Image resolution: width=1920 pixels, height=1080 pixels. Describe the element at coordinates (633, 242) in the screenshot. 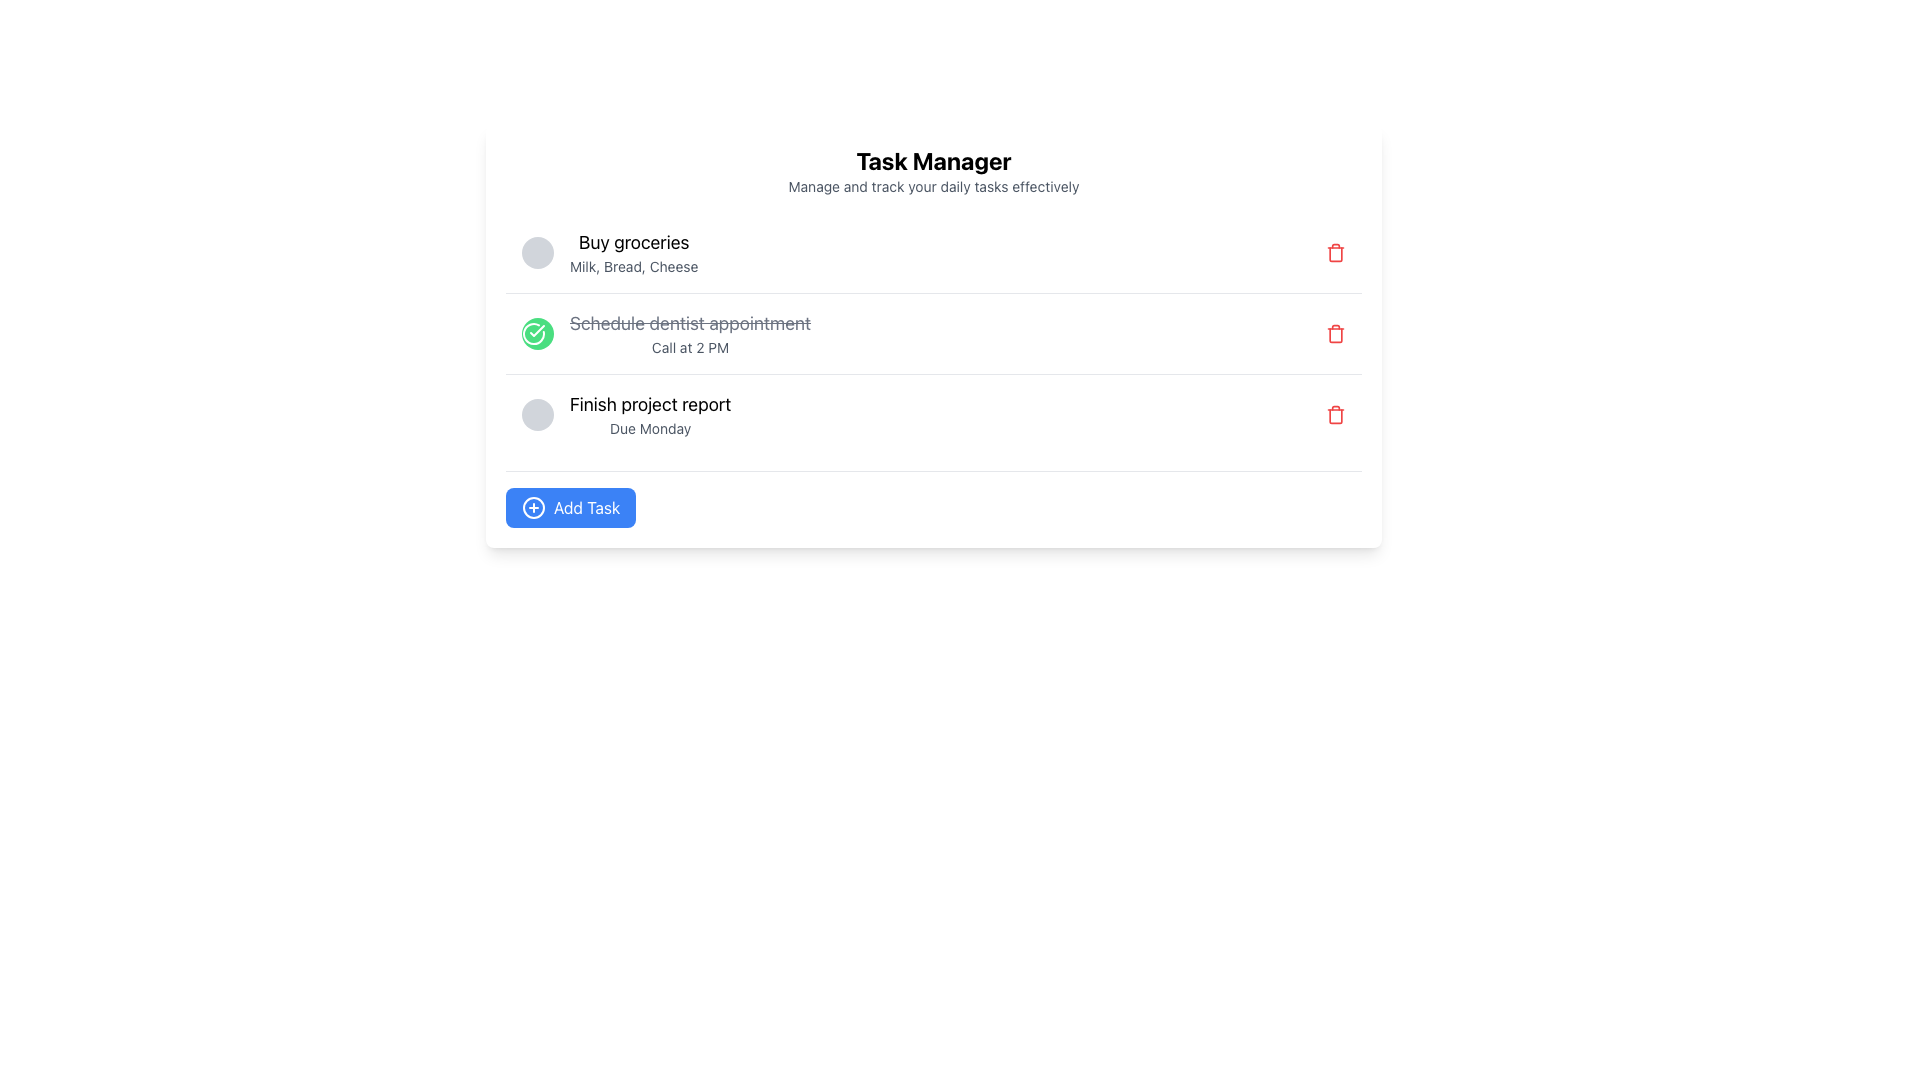

I see `the static text header that serves as the title of the task within the task management interface, located above the task details 'Milk, Bread, Cheese.'` at that location.